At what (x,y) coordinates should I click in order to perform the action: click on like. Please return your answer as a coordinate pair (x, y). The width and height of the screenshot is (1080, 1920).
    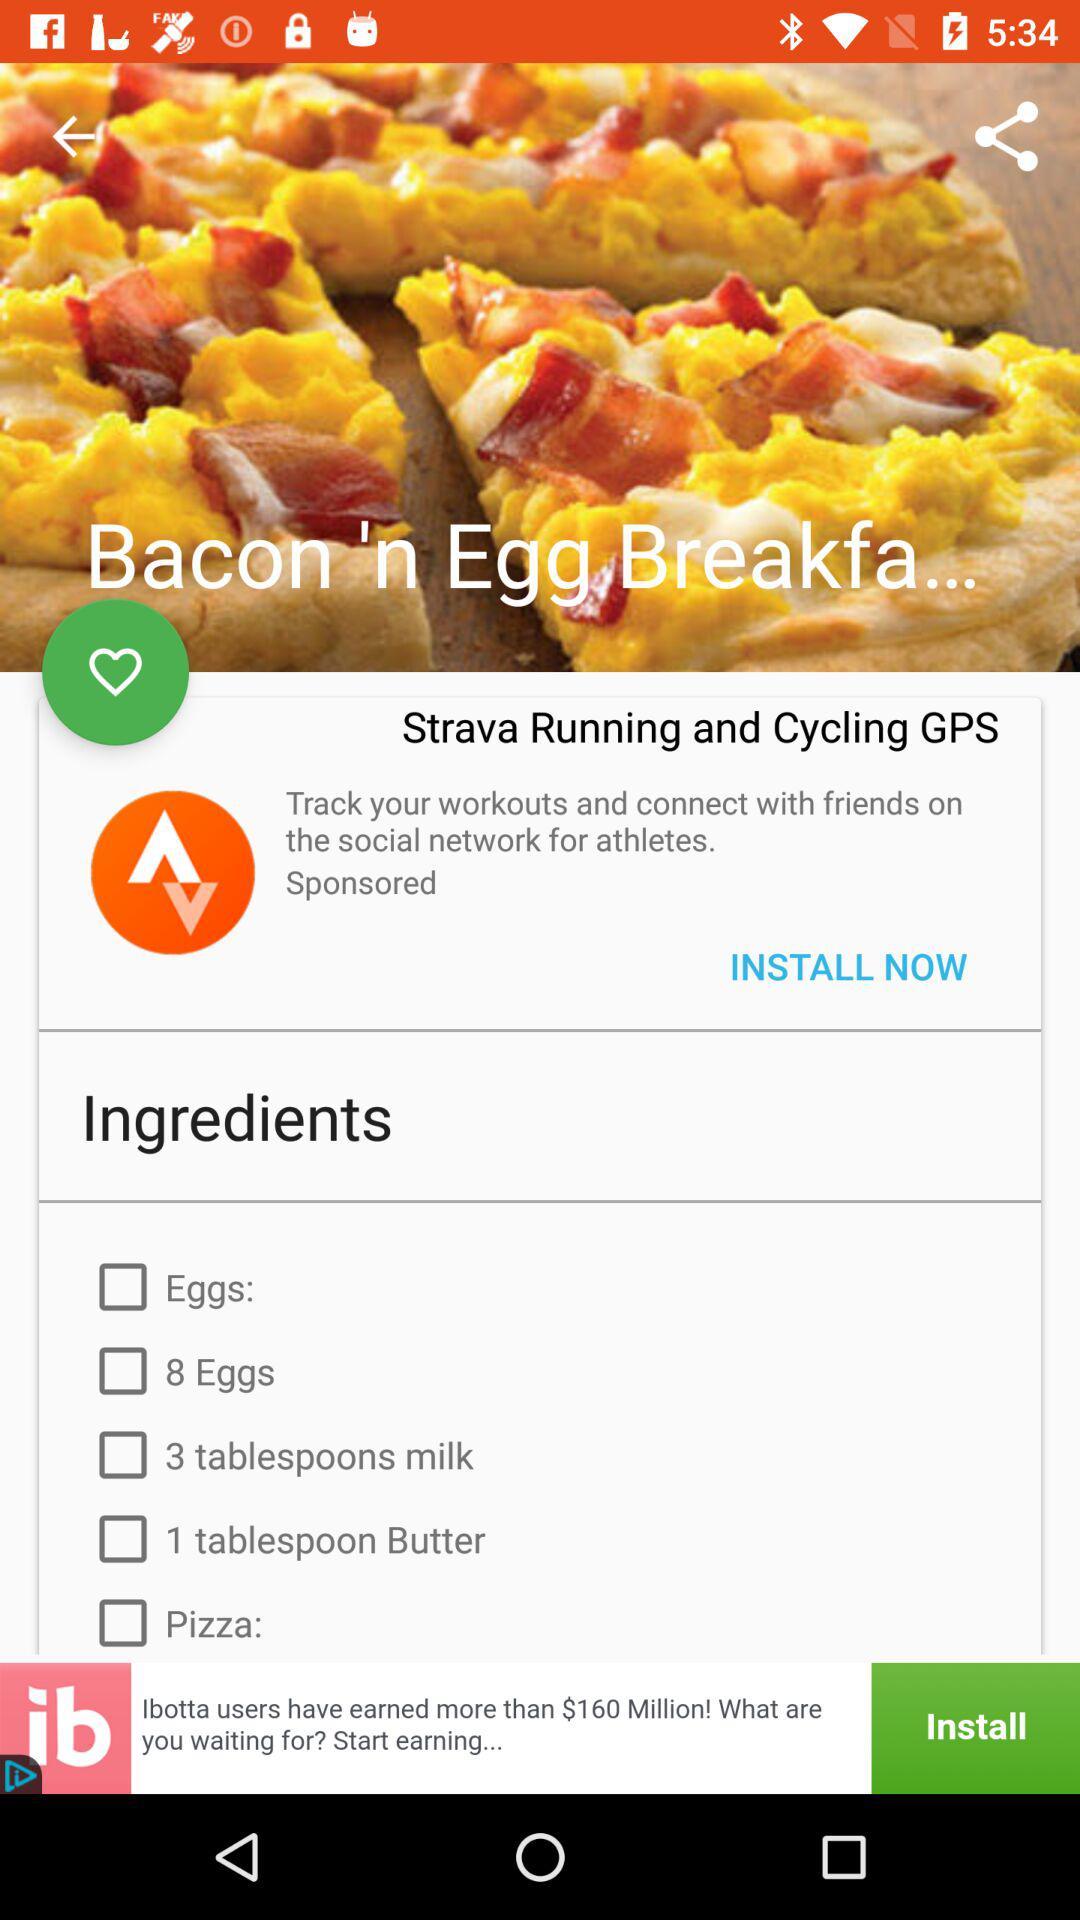
    Looking at the image, I should click on (115, 672).